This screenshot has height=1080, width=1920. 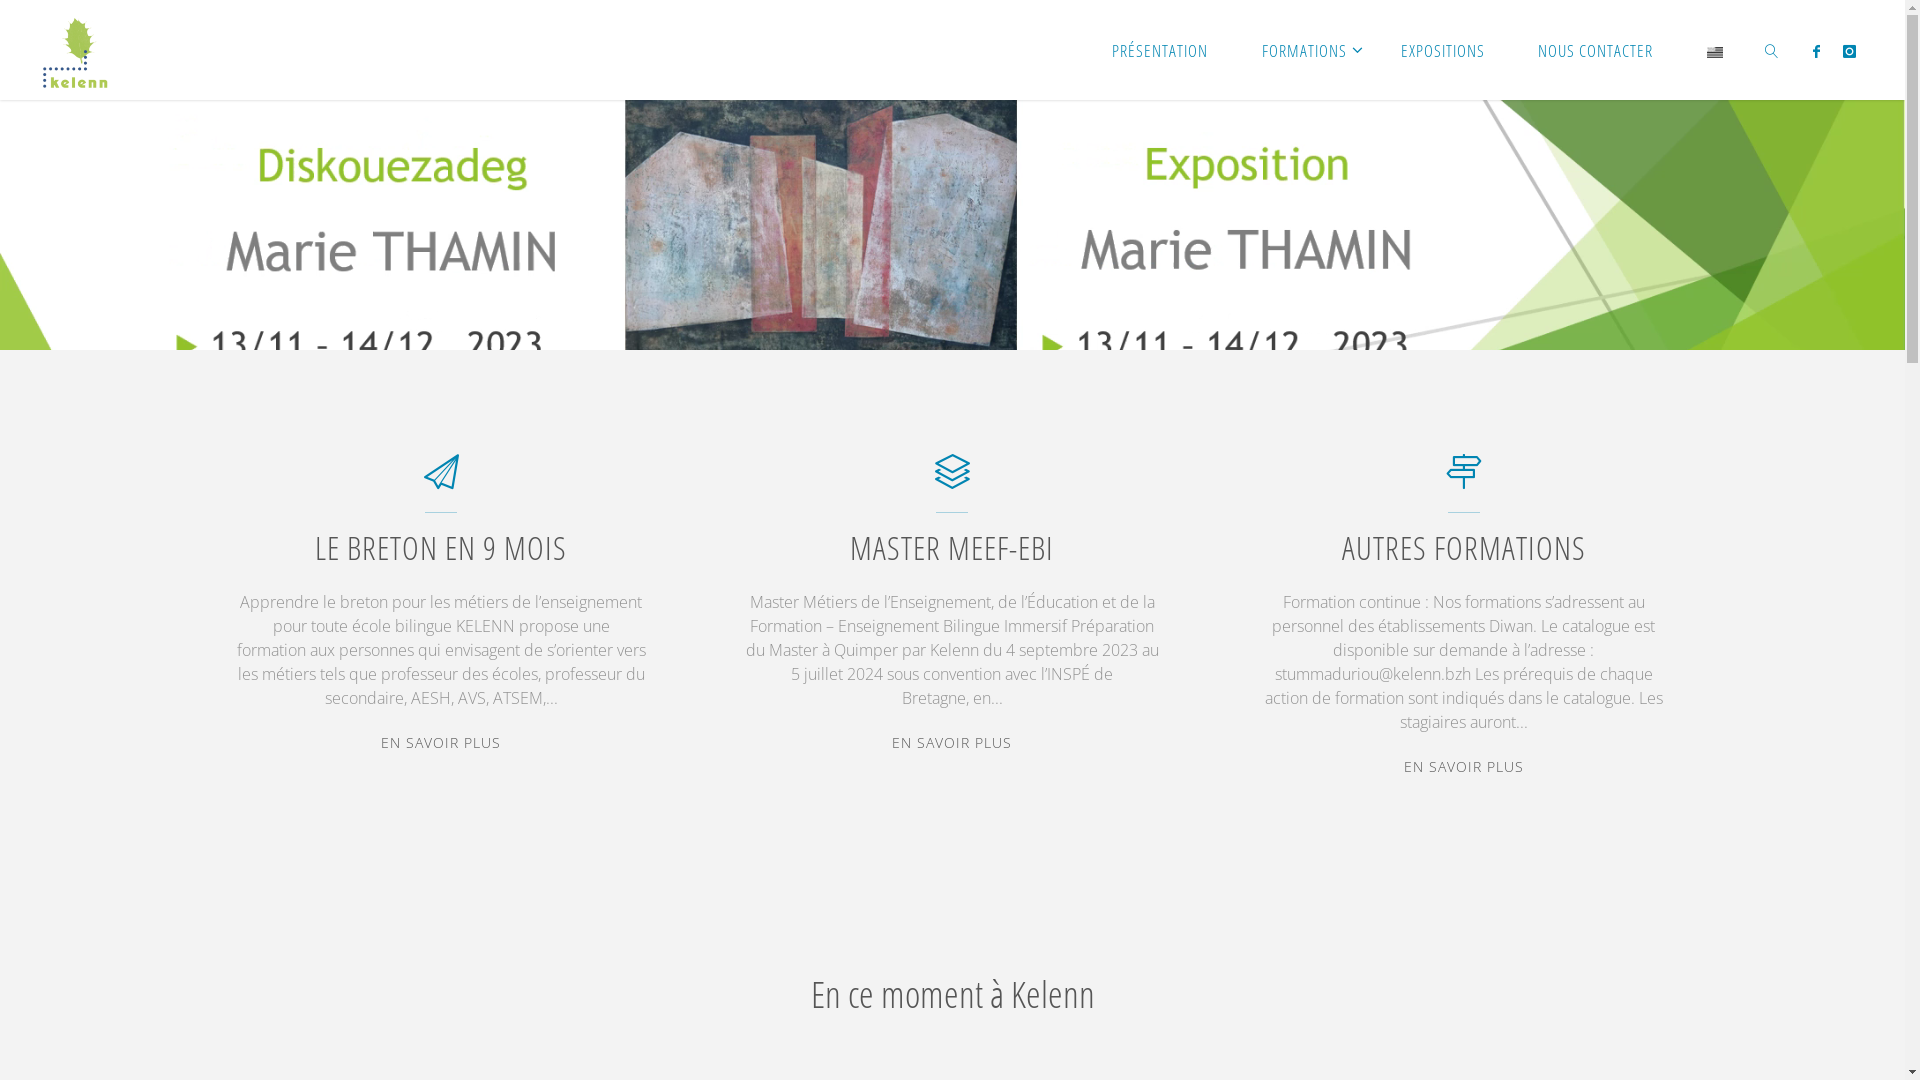 I want to click on 'Kelenn', so click(x=75, y=49).